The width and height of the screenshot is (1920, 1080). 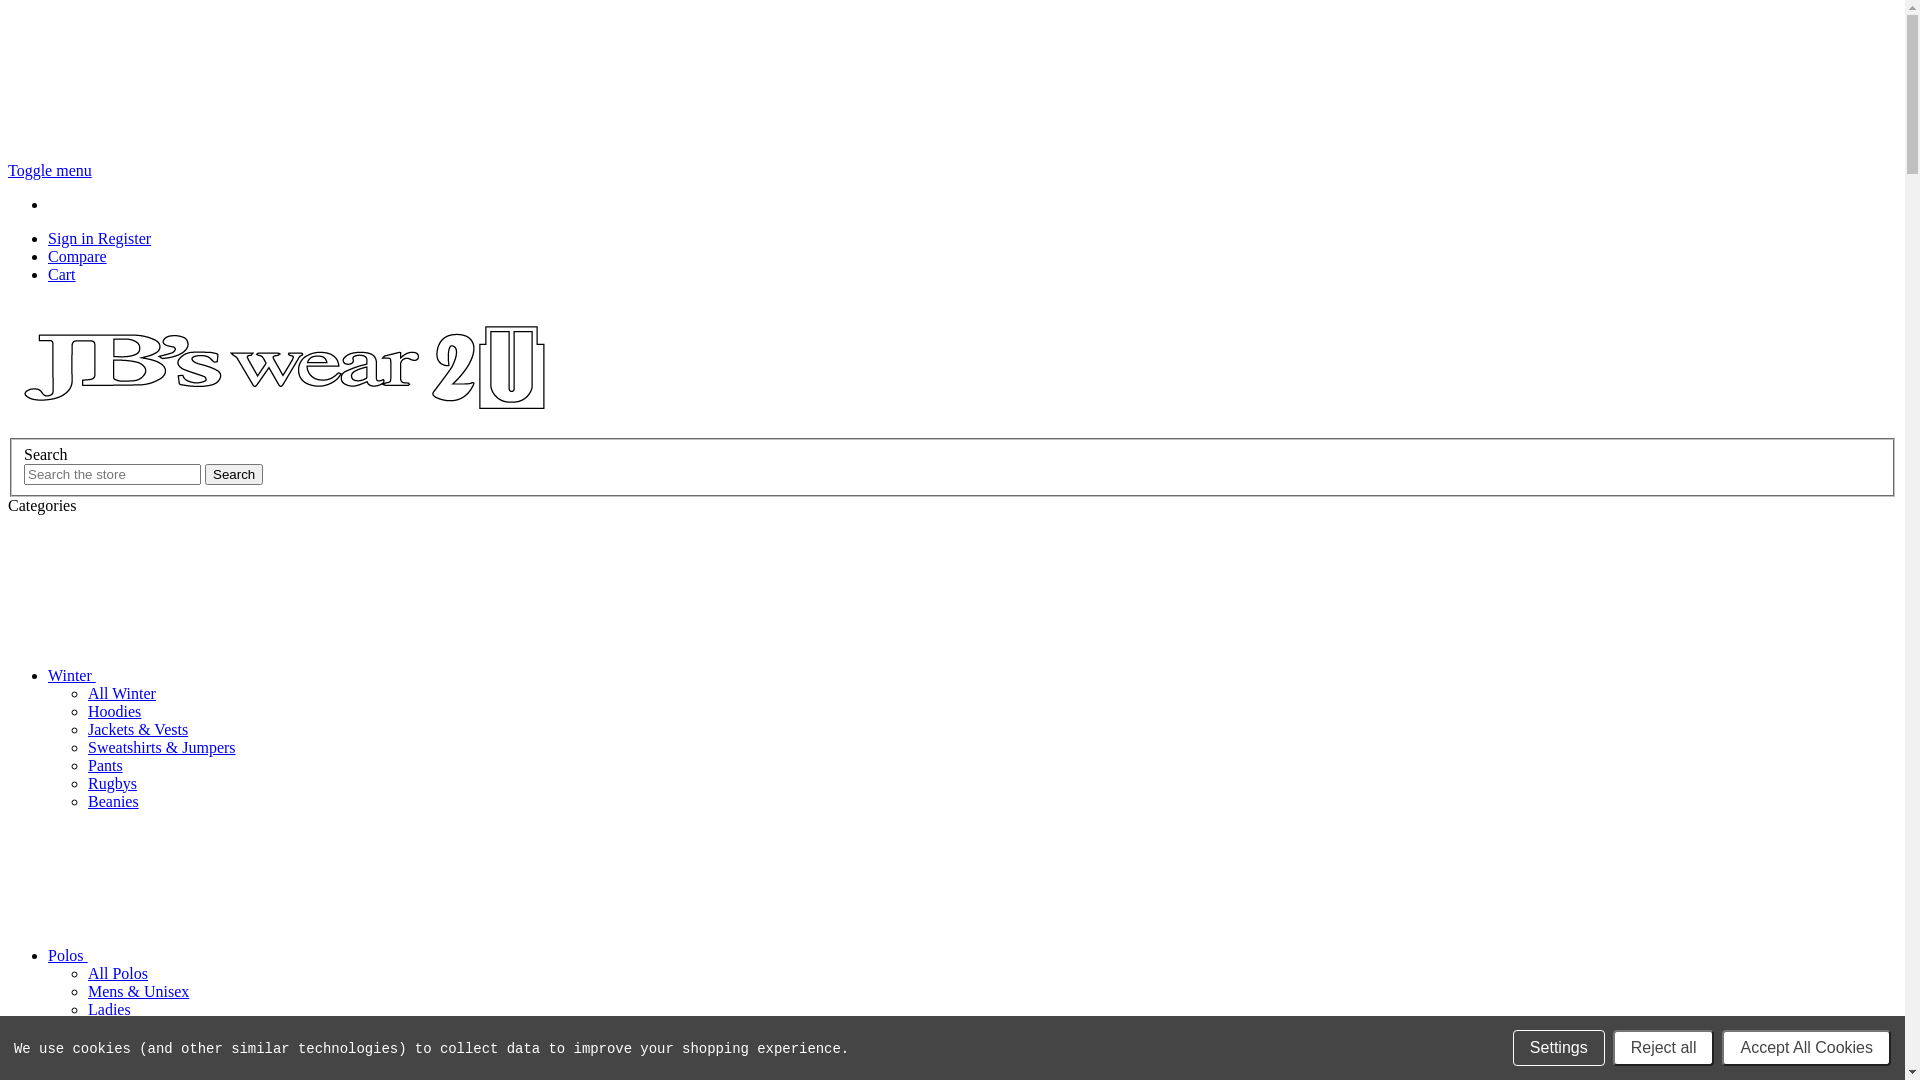 I want to click on 'Jackets & Vests', so click(x=86, y=729).